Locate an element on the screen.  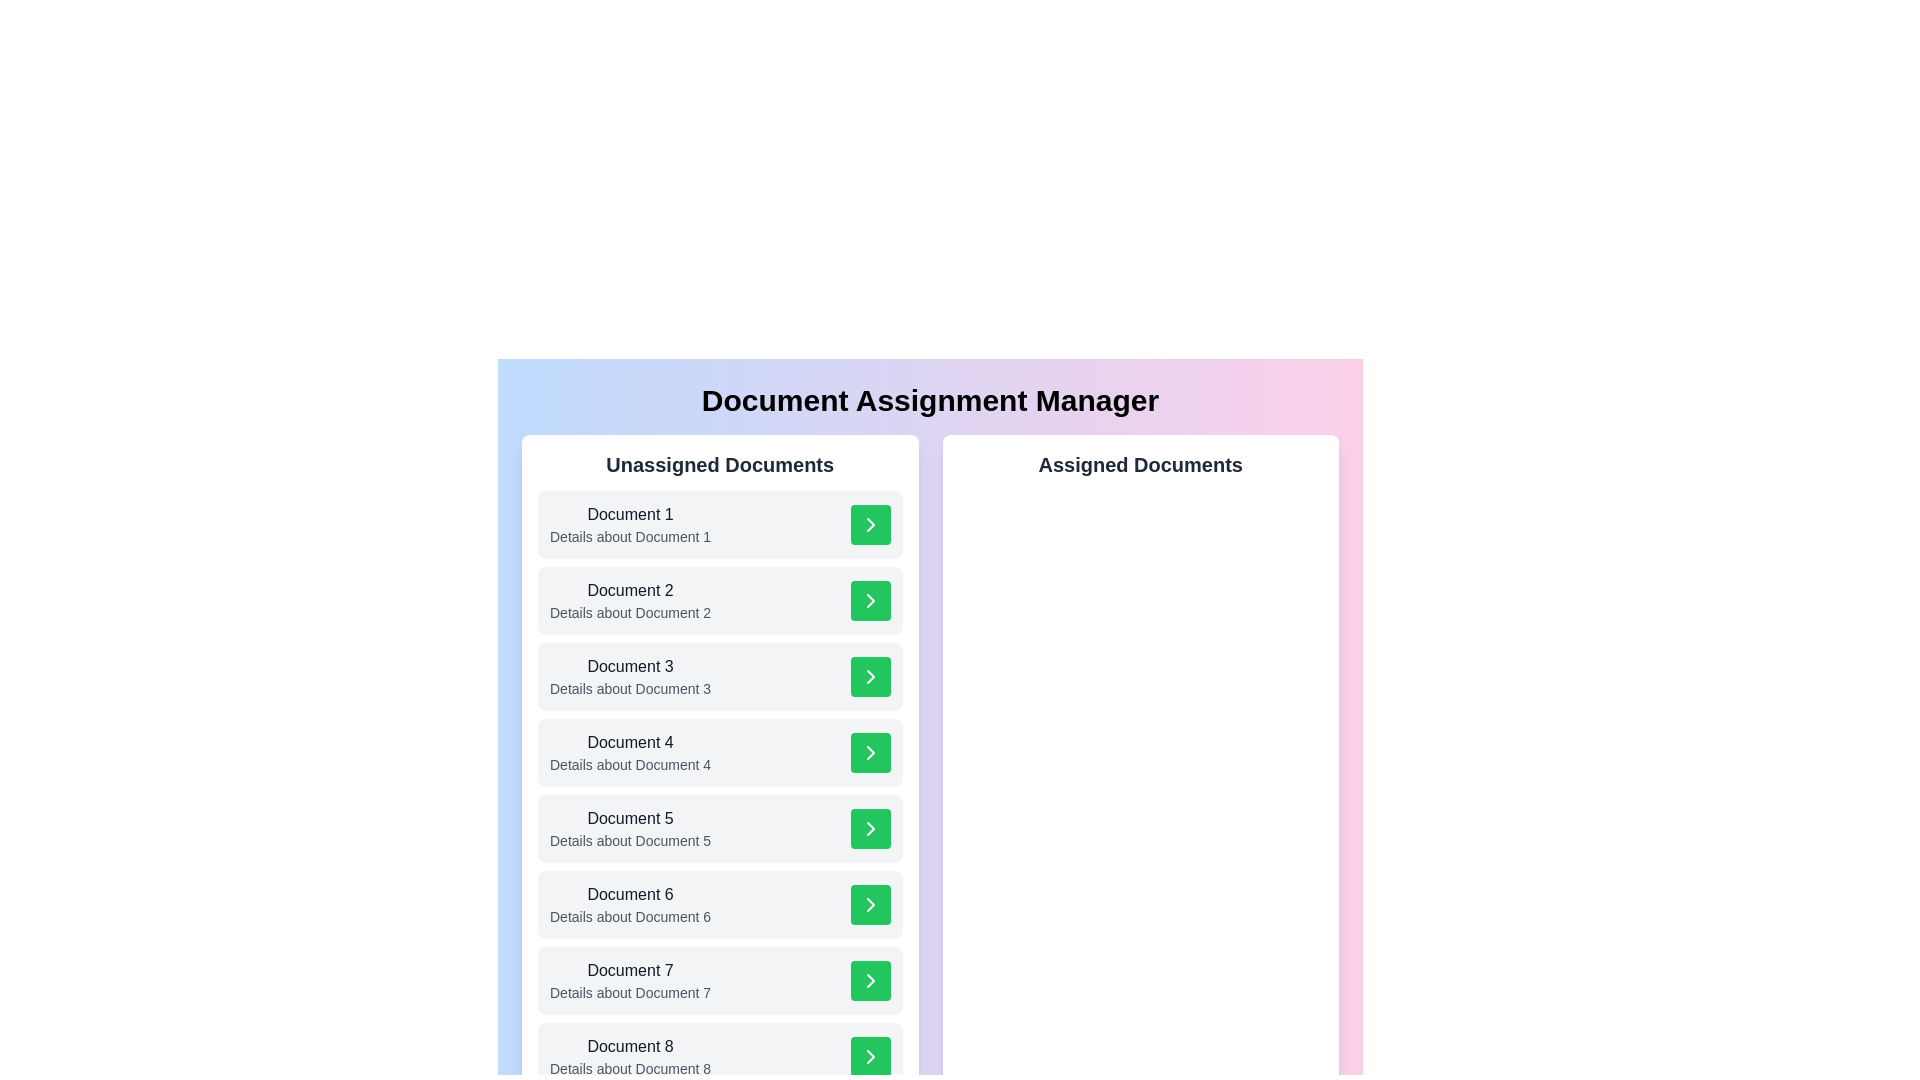
the button located to the far right of the 'Document 3' list item in the 'Unassigned Documents' section is located at coordinates (870, 676).